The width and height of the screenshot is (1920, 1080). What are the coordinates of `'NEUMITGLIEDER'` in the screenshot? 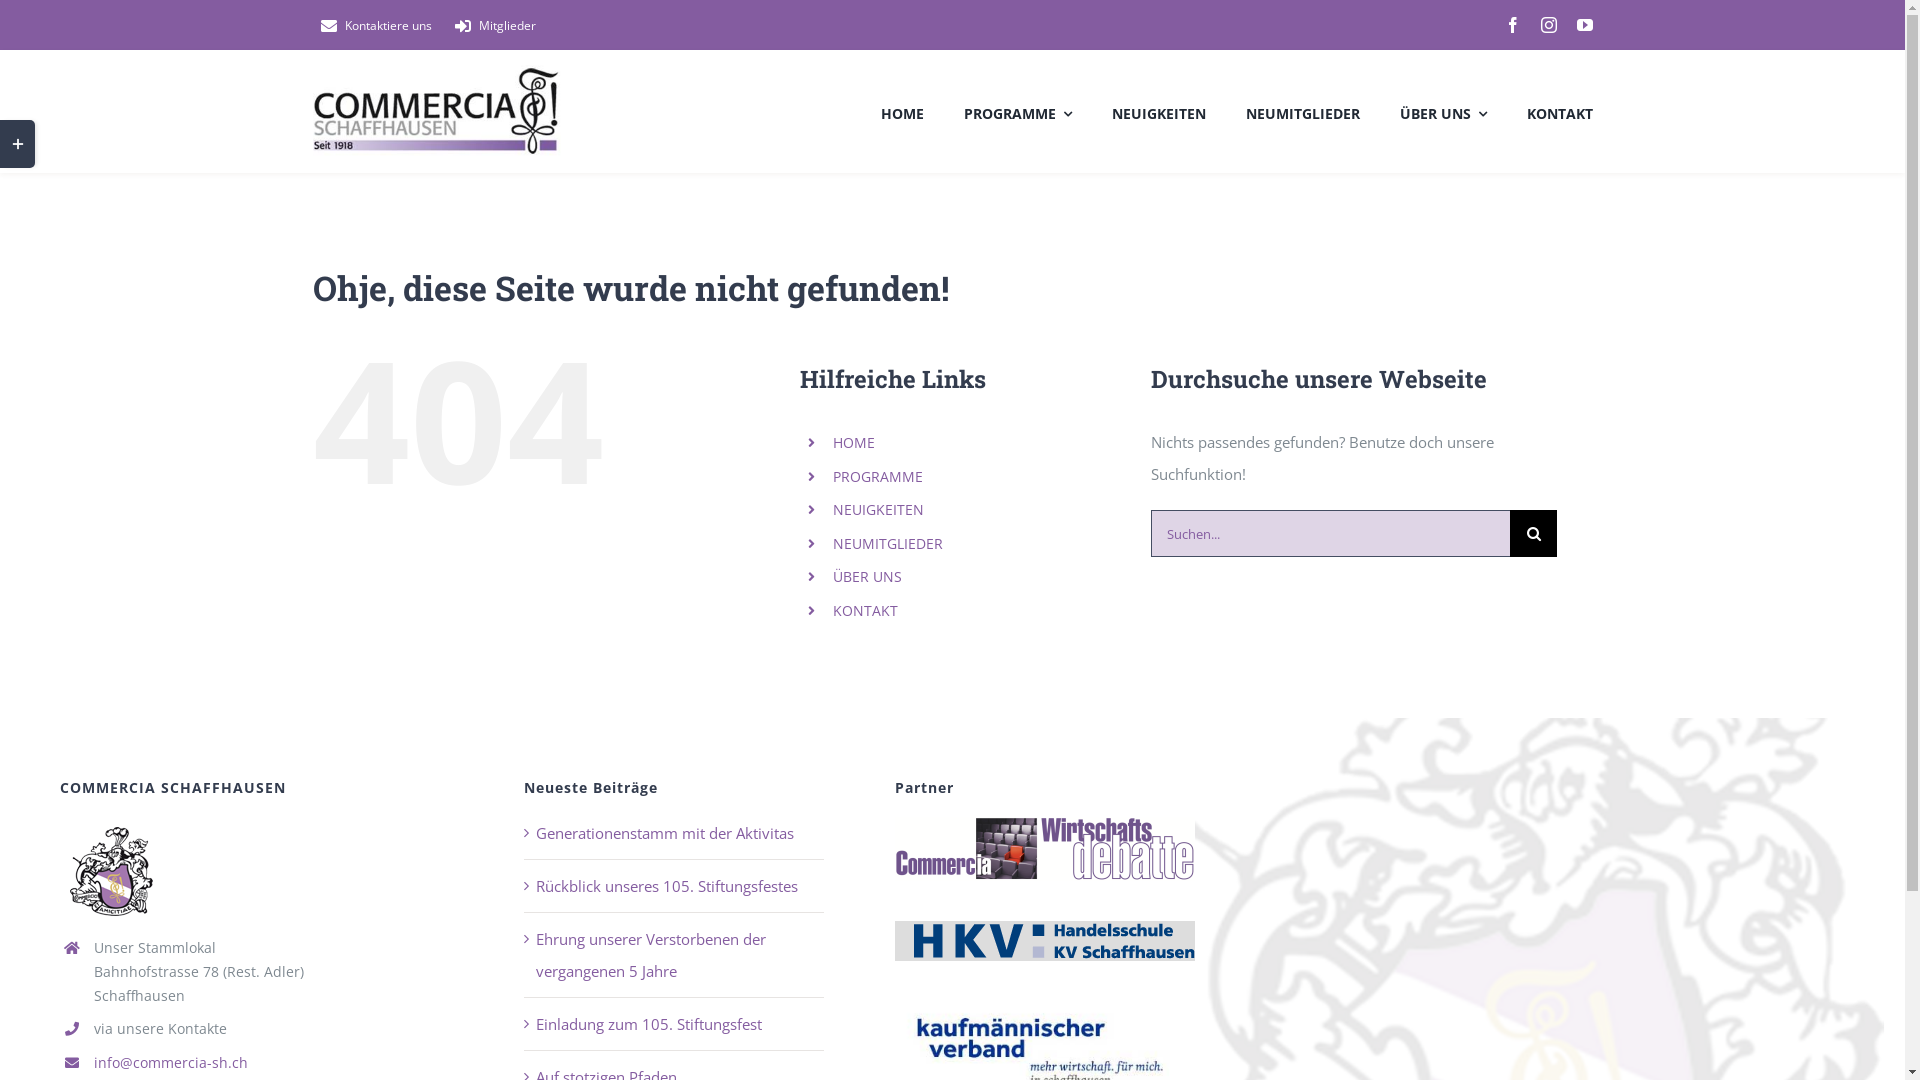 It's located at (833, 543).